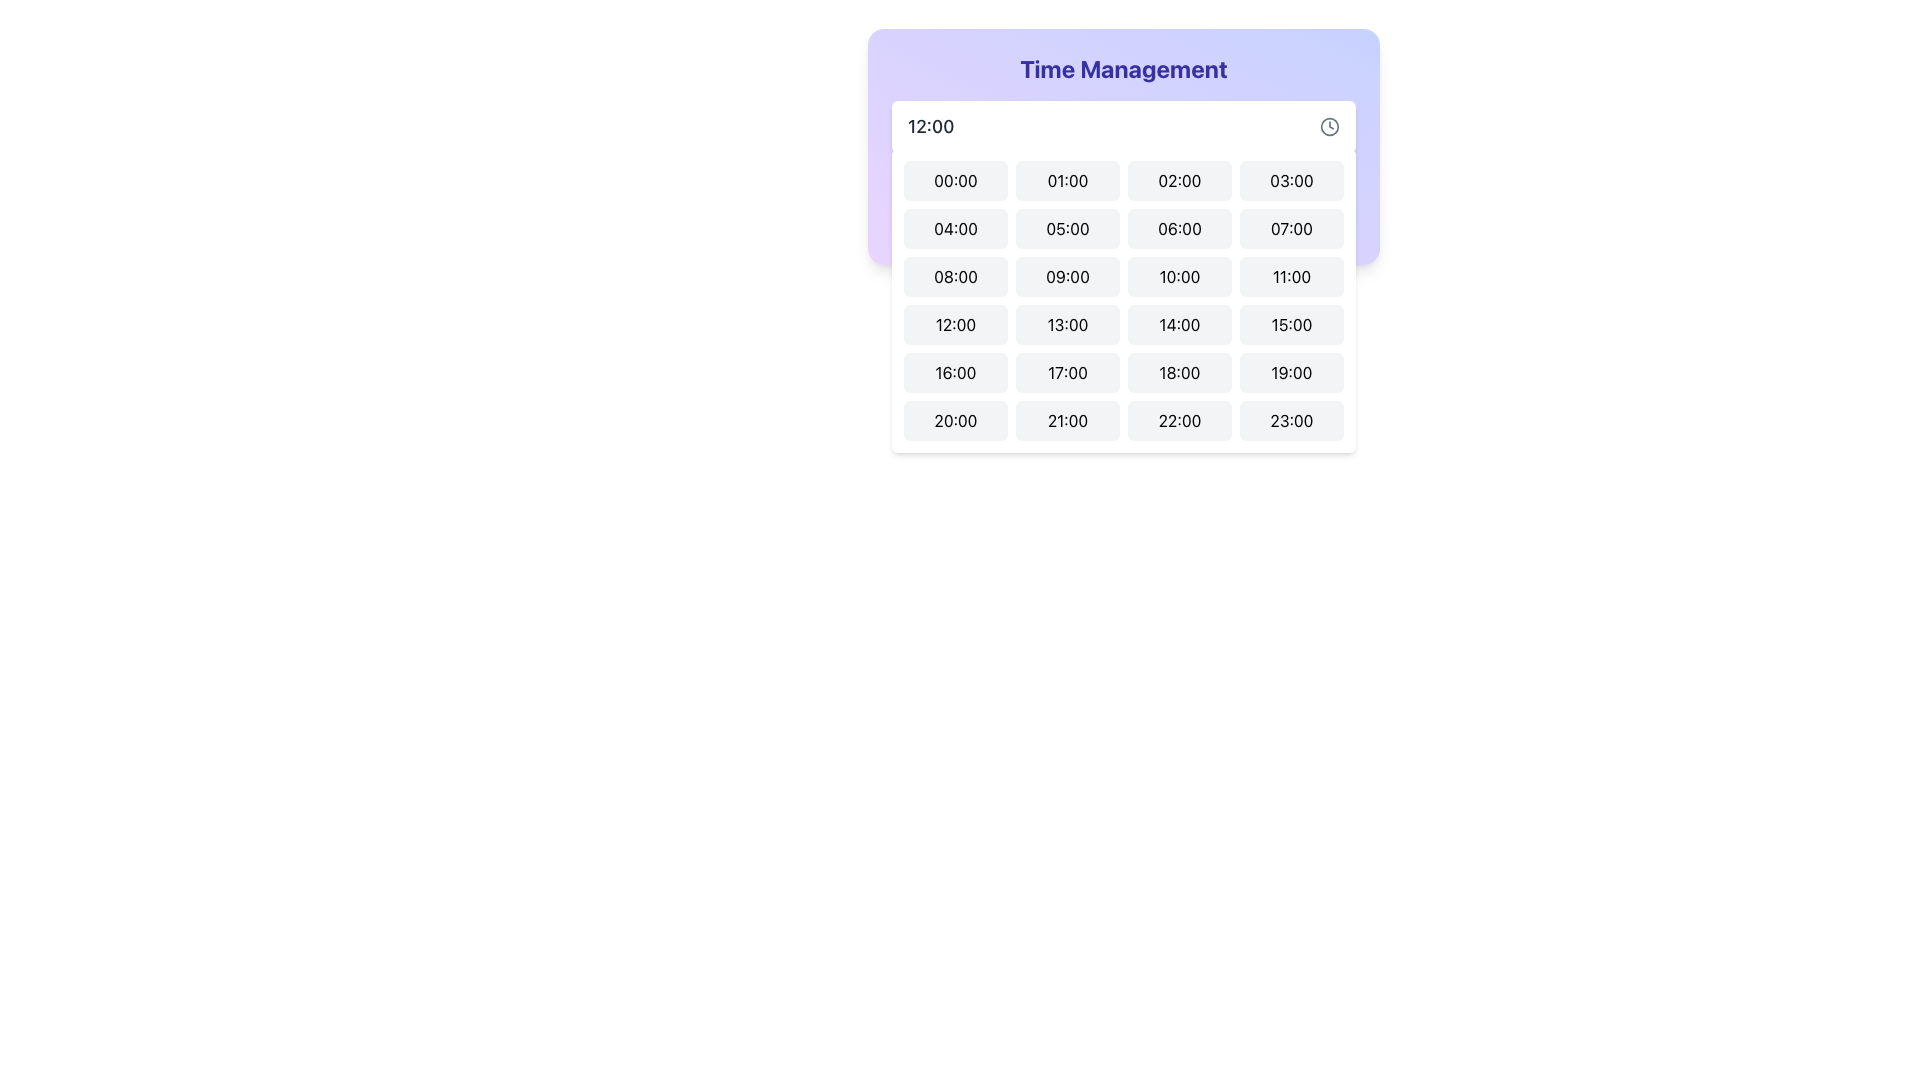  What do you see at coordinates (1067, 419) in the screenshot?
I see `the button displaying '21:00', which is the sixth entry in the last row of a 4-column grid layout within the 'Time Management' popup` at bounding box center [1067, 419].